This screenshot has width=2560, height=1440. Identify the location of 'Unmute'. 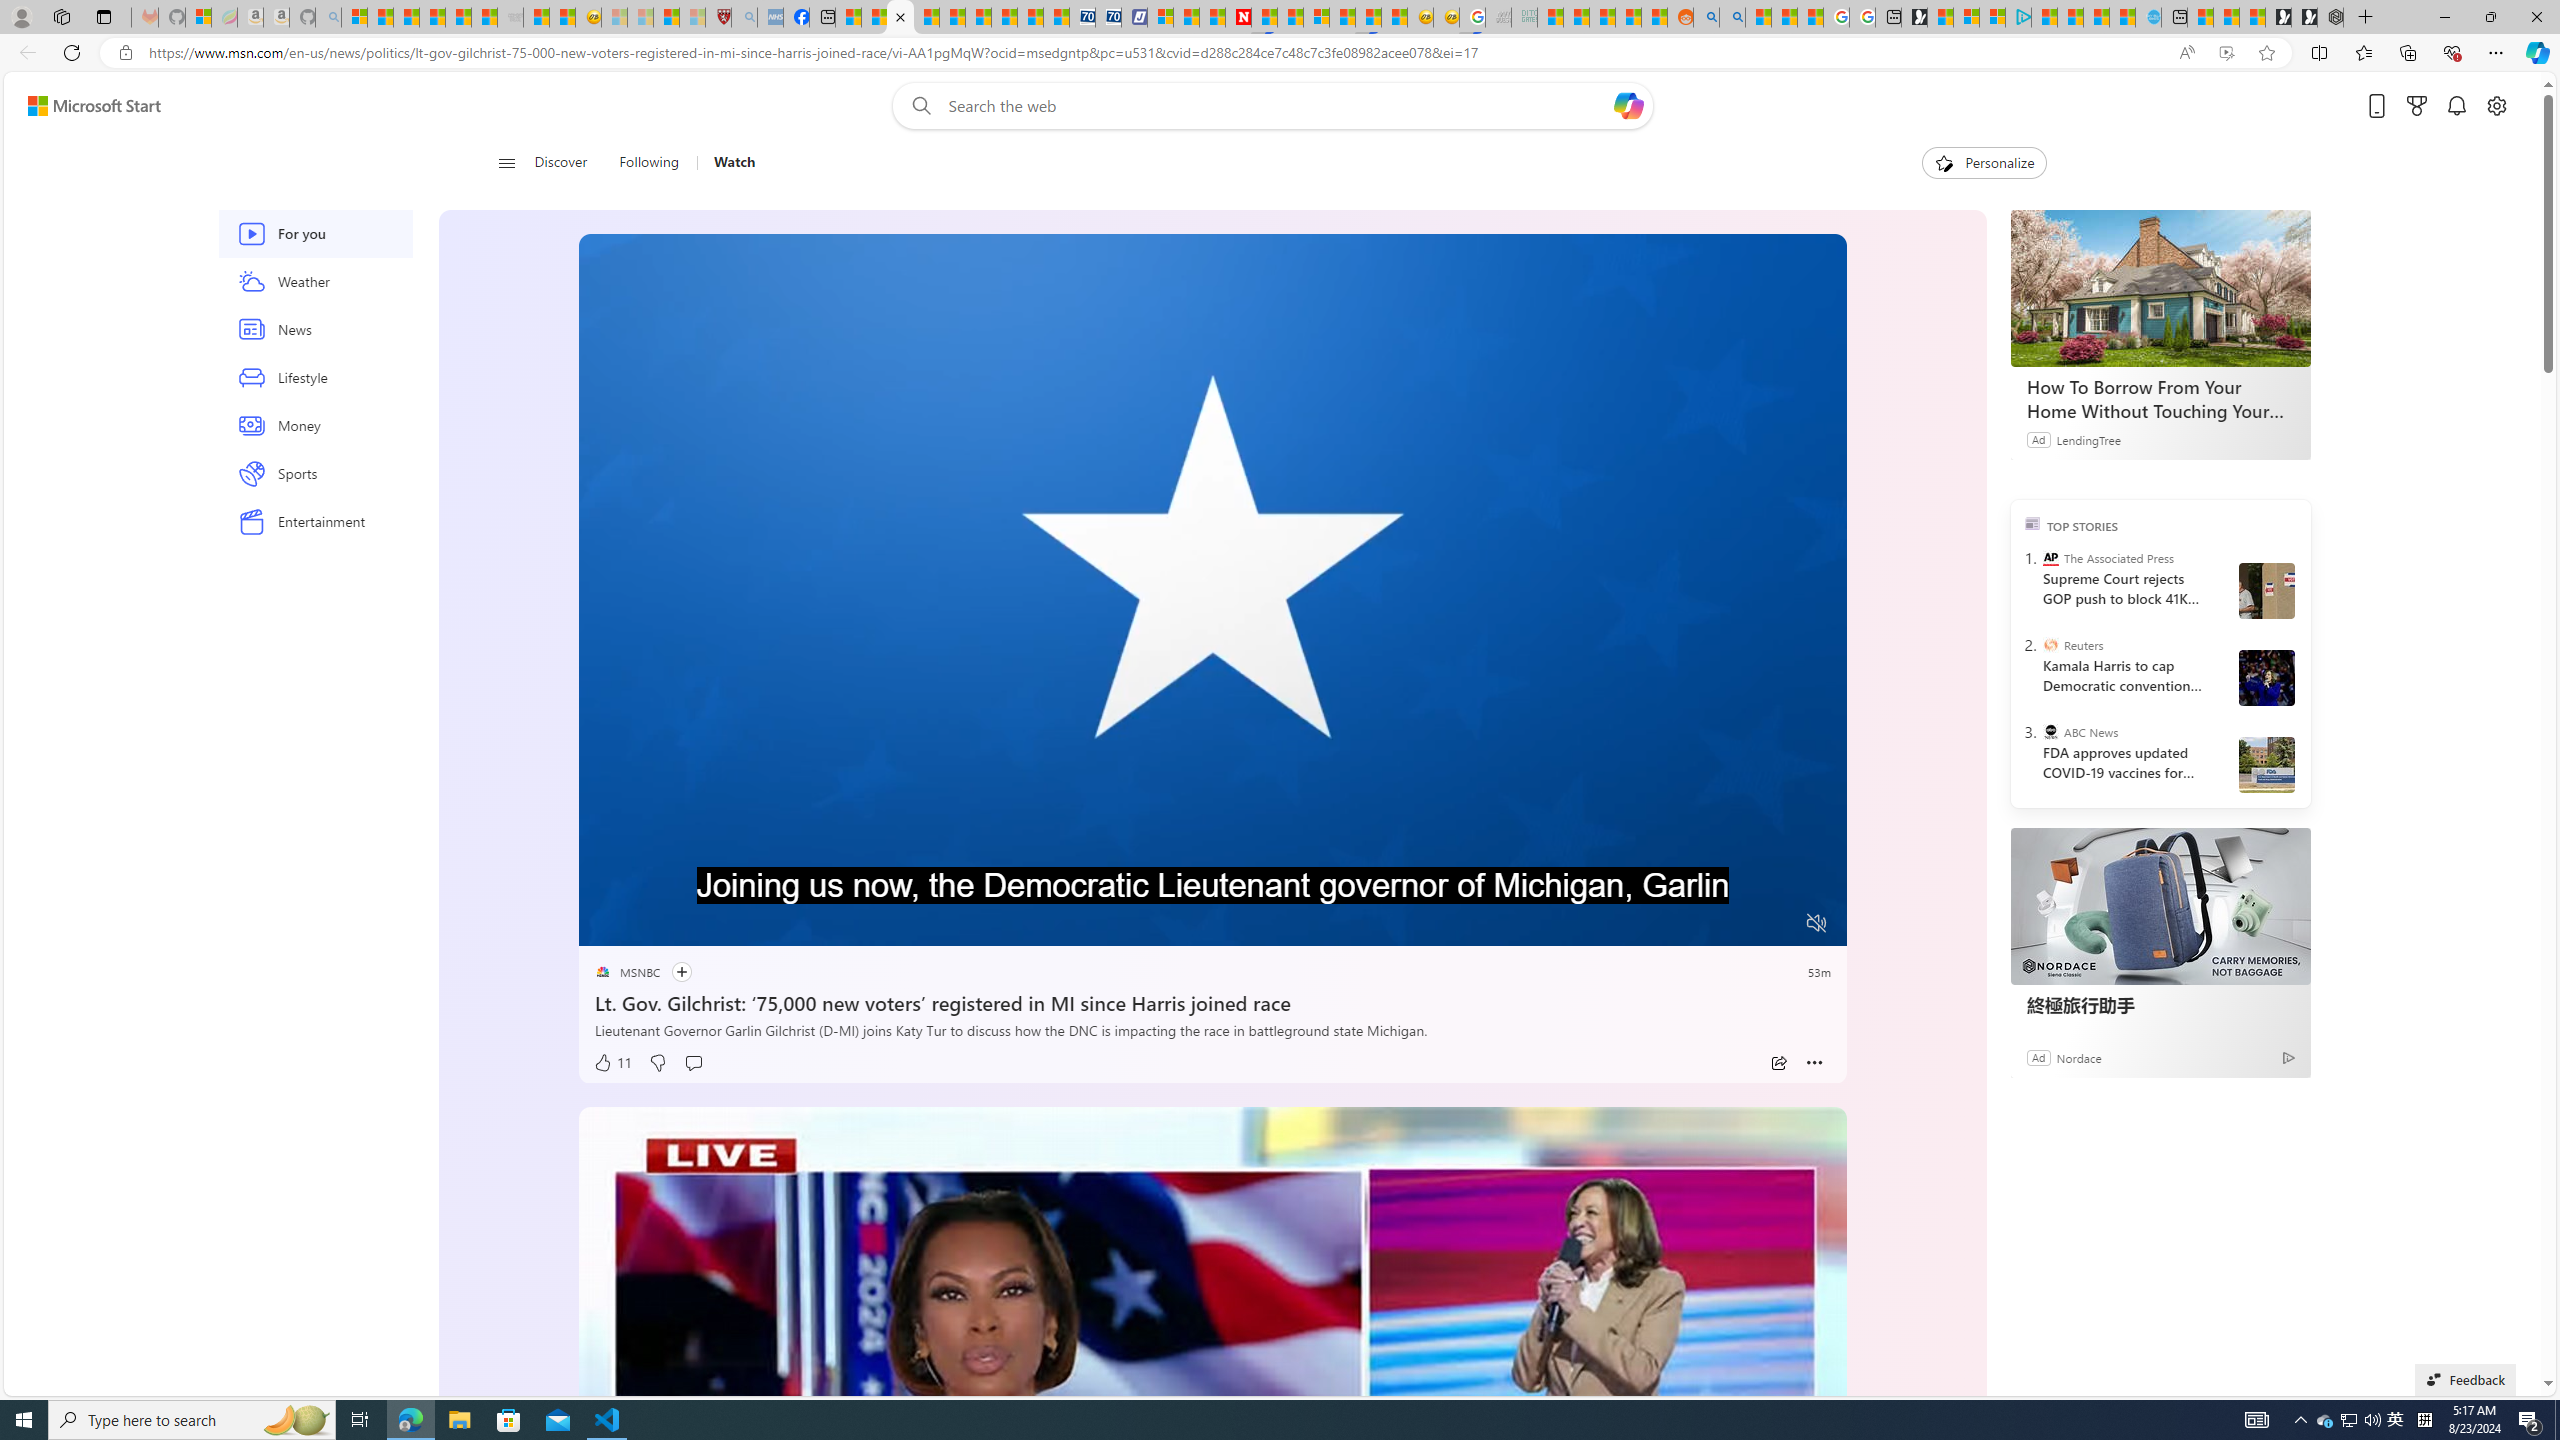
(1817, 922).